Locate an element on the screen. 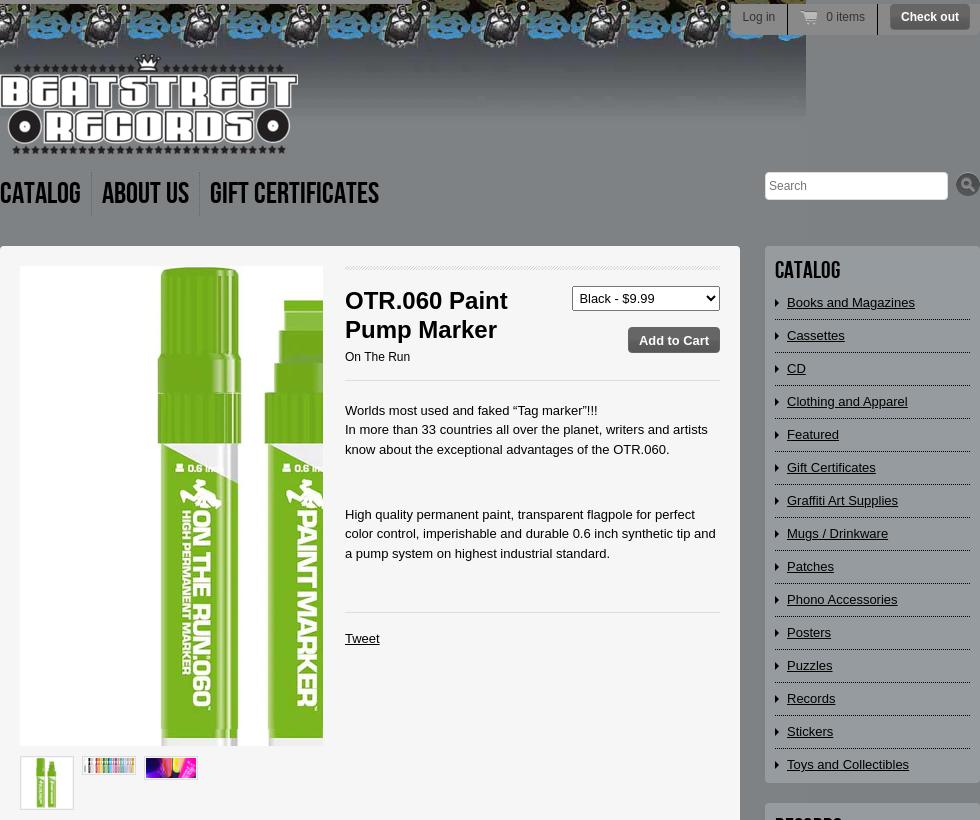 The width and height of the screenshot is (980, 820). 'Records' is located at coordinates (811, 698).